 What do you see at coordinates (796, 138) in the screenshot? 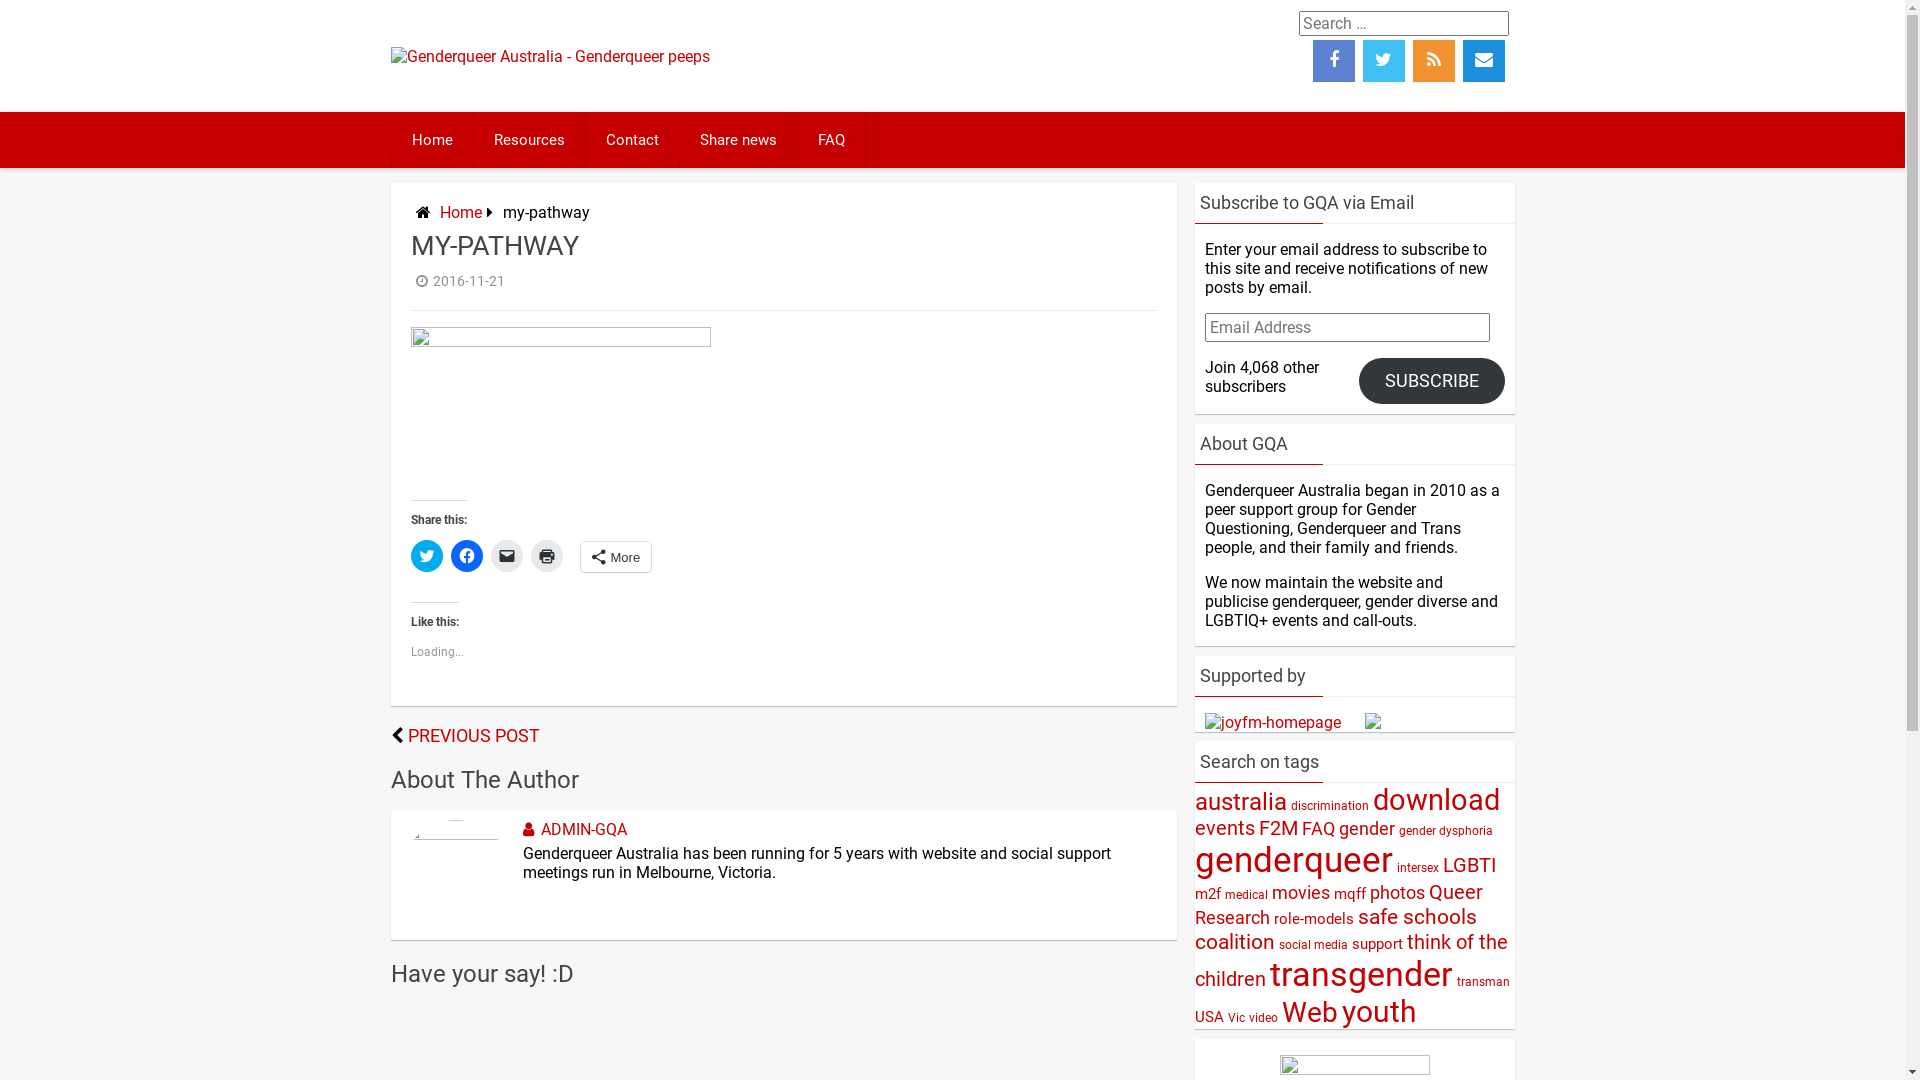
I see `'FAQ'` at bounding box center [796, 138].